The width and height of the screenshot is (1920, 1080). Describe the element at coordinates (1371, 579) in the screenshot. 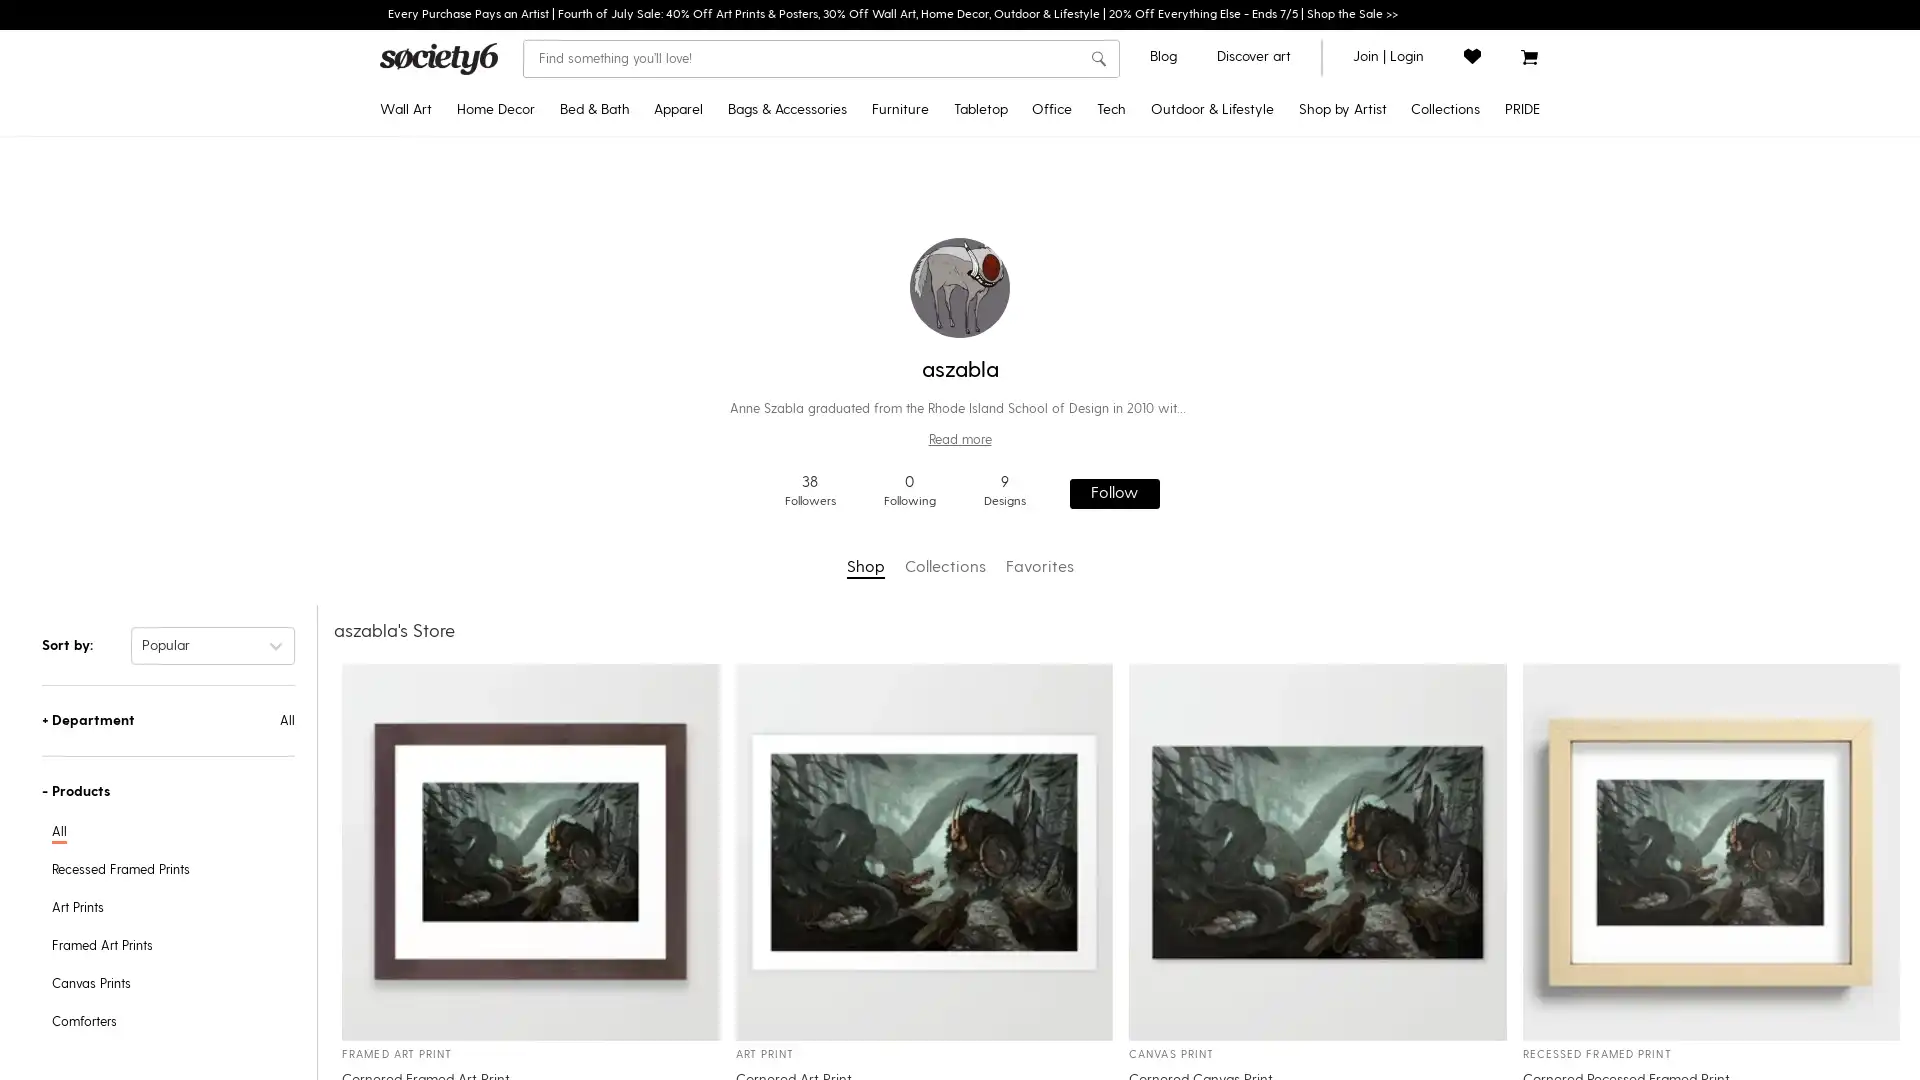

I see `All Collections` at that location.